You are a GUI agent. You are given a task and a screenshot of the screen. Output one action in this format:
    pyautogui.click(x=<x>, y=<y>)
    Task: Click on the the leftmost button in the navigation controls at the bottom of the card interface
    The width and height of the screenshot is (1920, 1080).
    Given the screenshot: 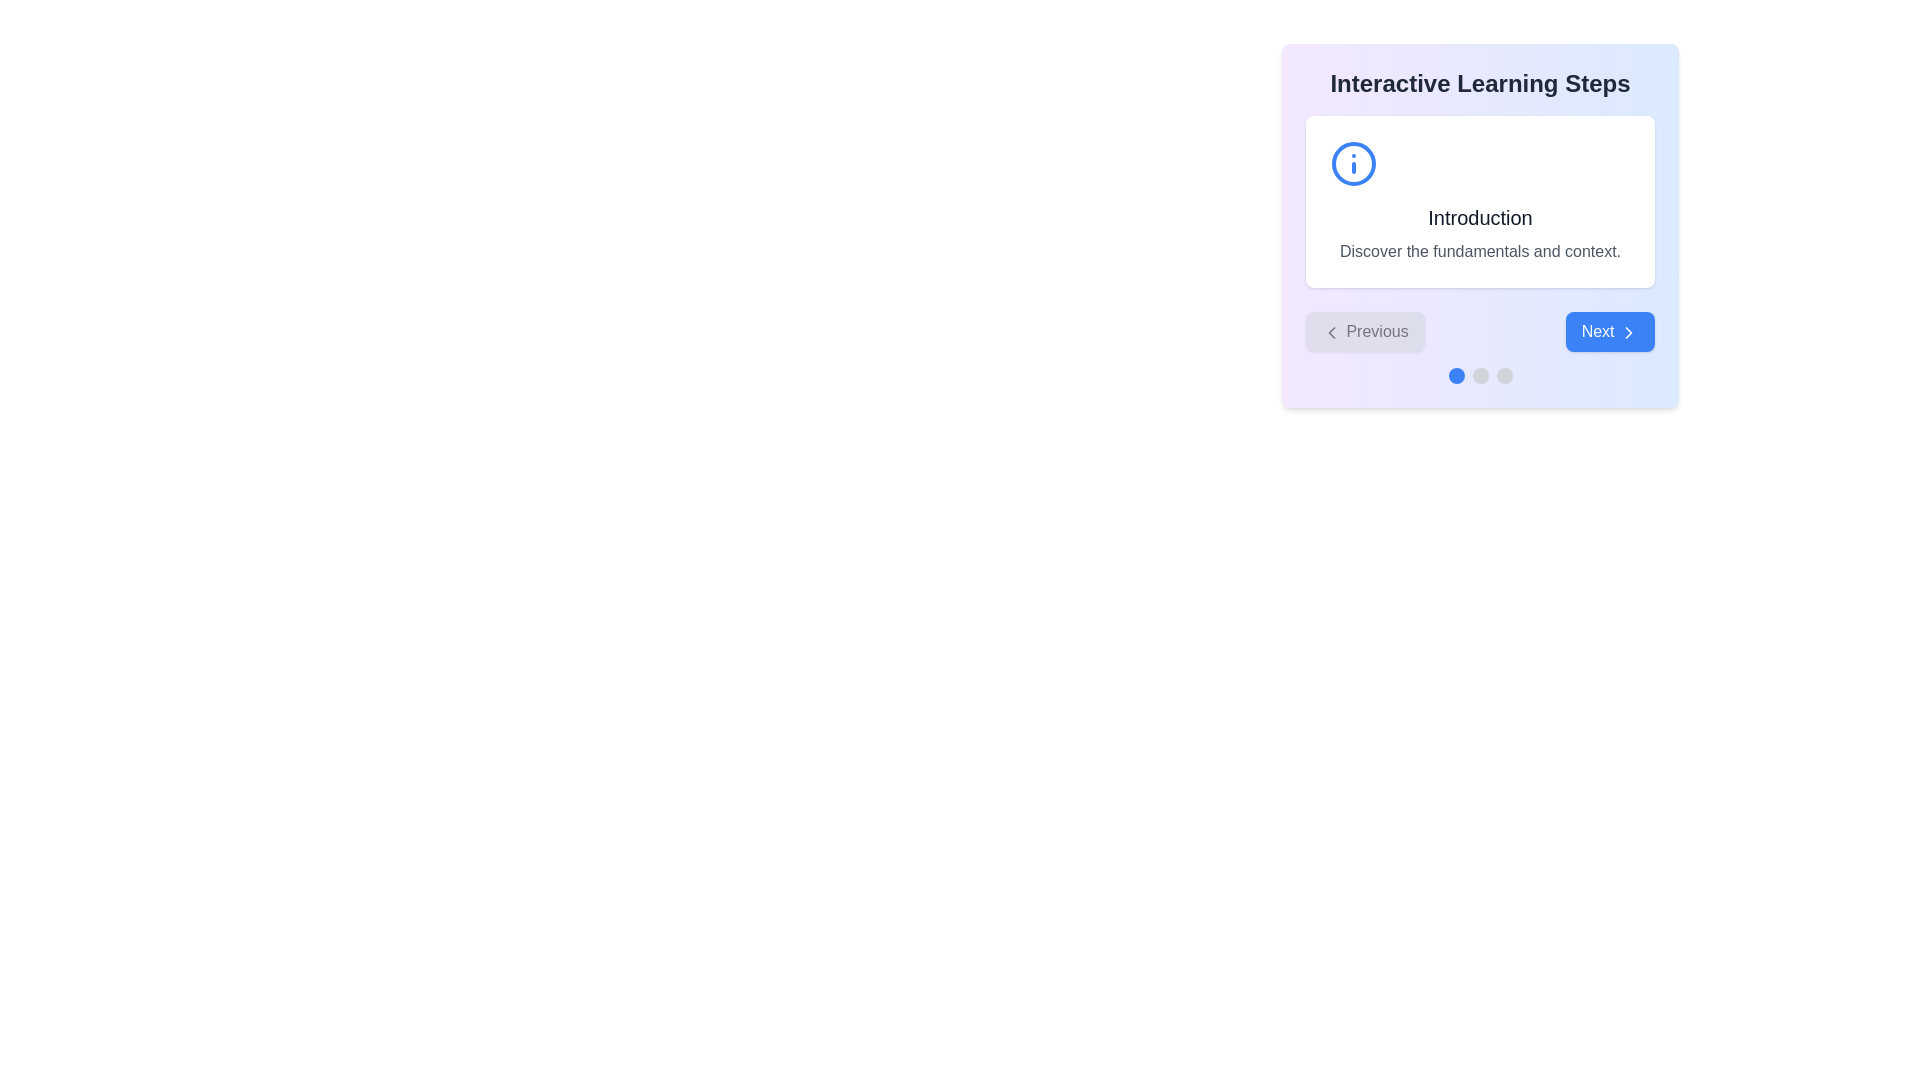 What is the action you would take?
    pyautogui.click(x=1364, y=330)
    